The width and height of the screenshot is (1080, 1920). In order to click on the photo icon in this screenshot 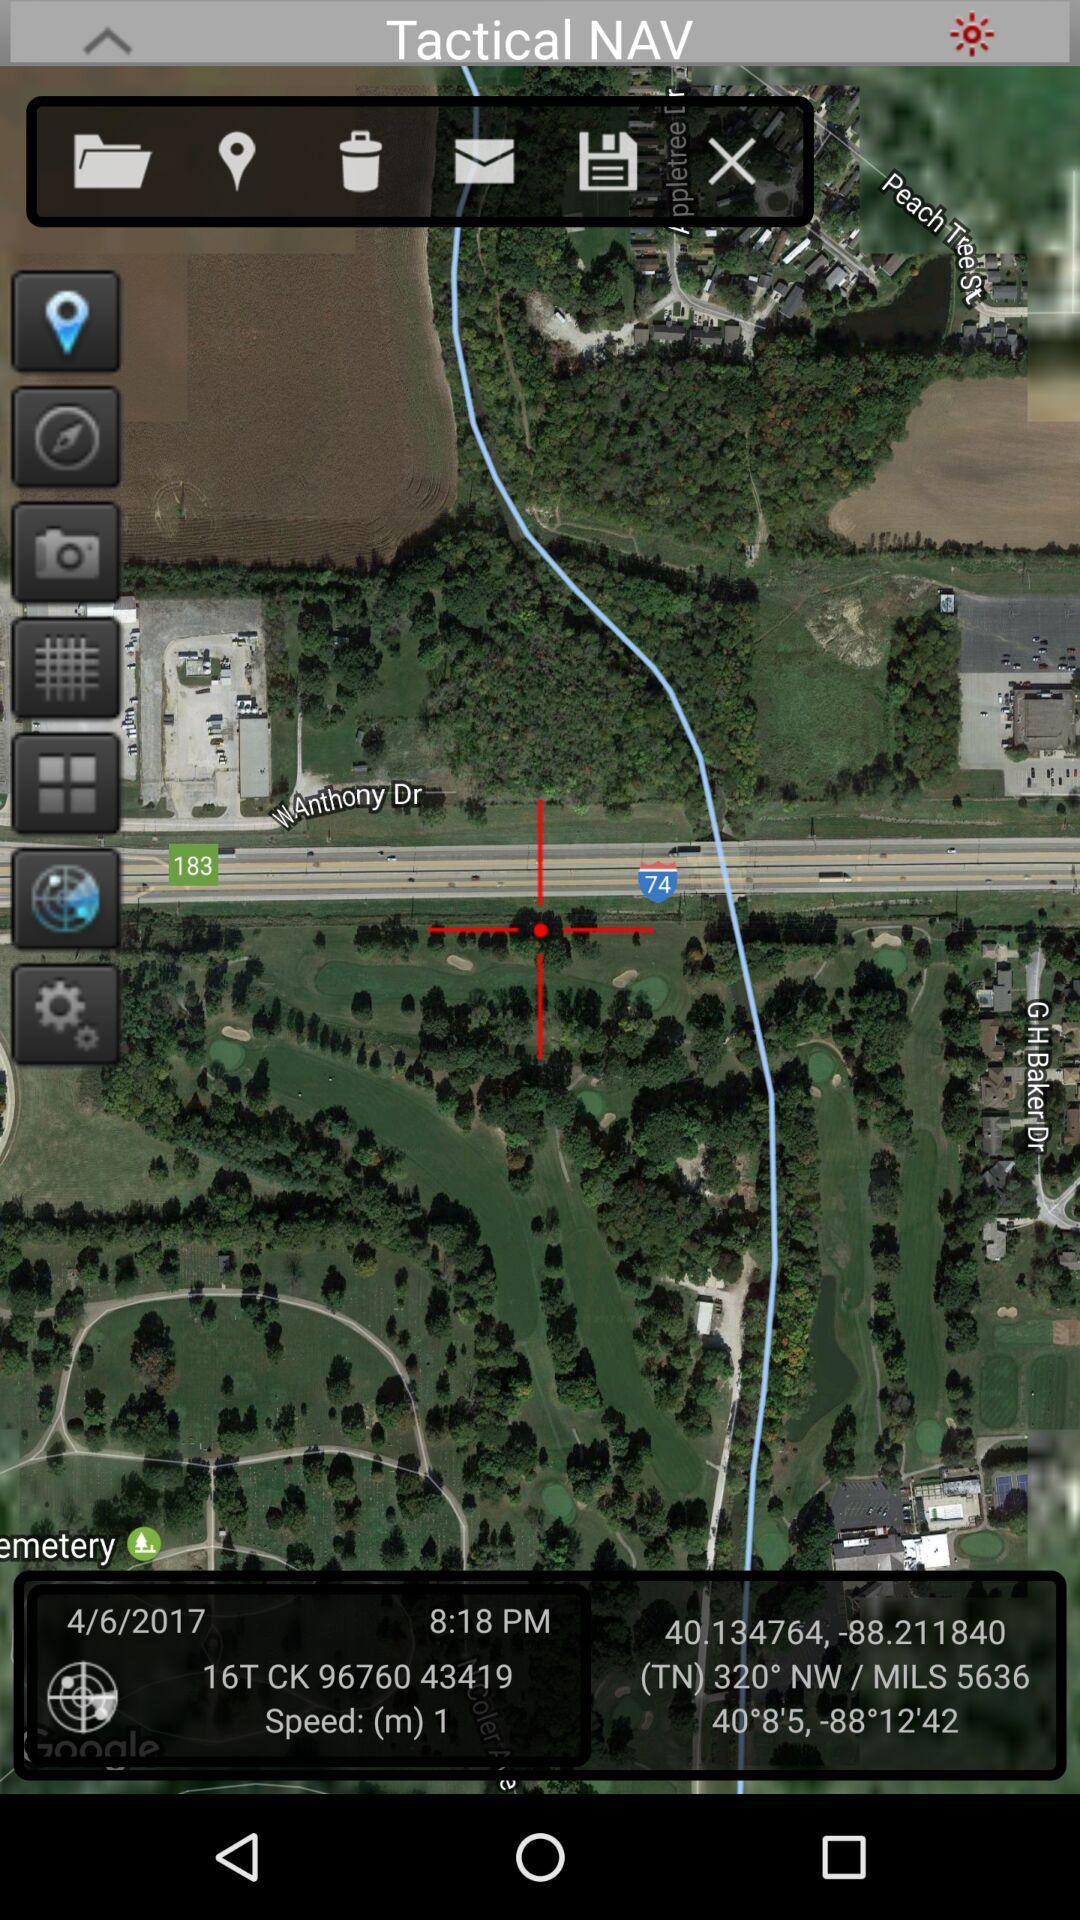, I will do `click(58, 589)`.